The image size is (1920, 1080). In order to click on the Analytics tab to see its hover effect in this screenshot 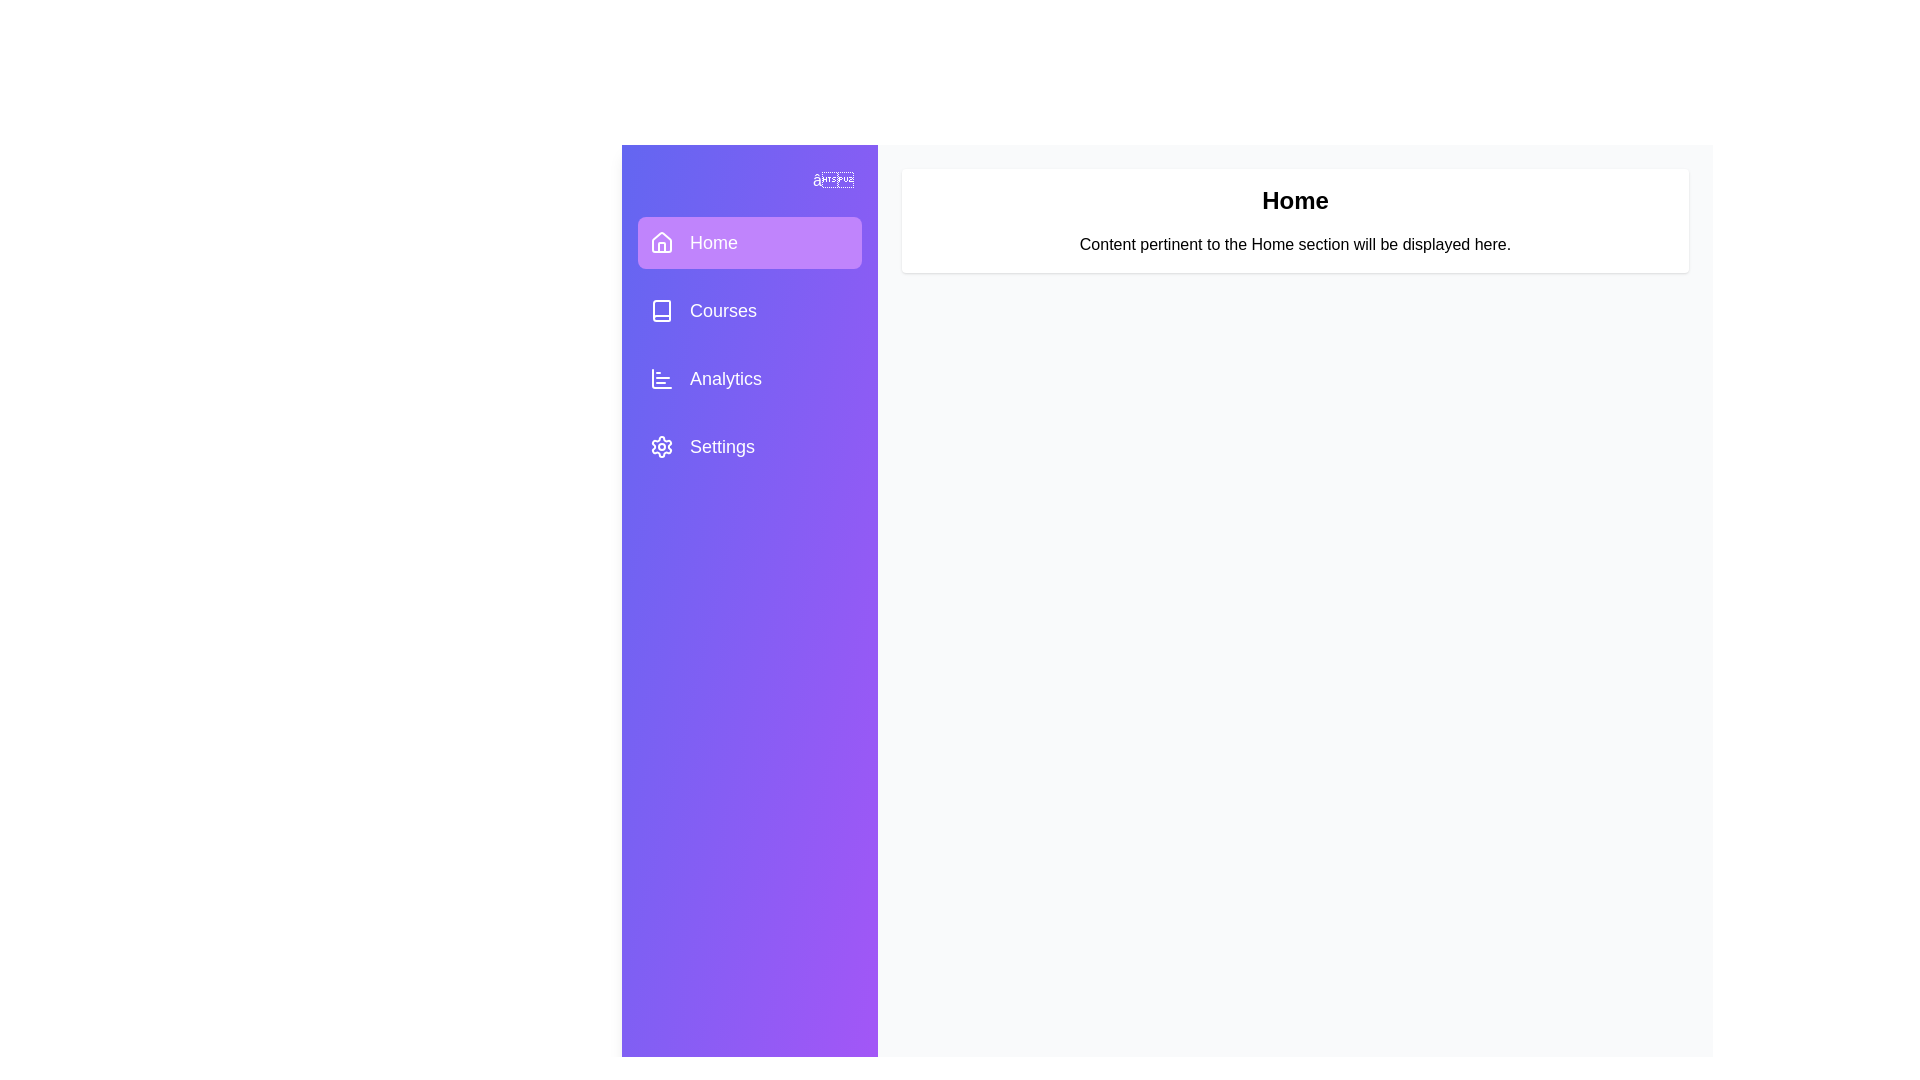, I will do `click(748, 378)`.